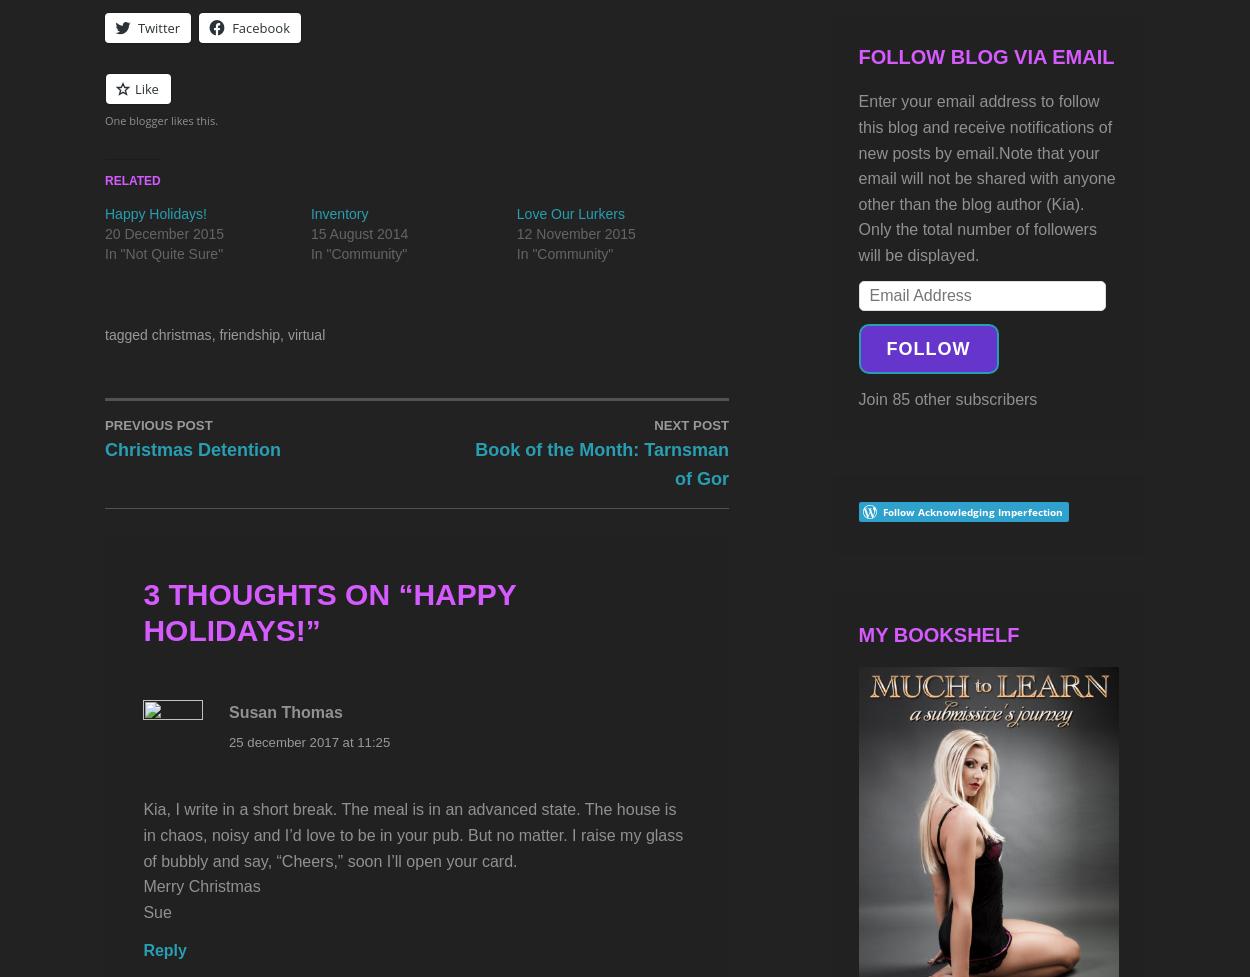 Image resolution: width=1250 pixels, height=977 pixels. Describe the element at coordinates (143, 592) in the screenshot. I see `'3 thoughts on “'` at that location.